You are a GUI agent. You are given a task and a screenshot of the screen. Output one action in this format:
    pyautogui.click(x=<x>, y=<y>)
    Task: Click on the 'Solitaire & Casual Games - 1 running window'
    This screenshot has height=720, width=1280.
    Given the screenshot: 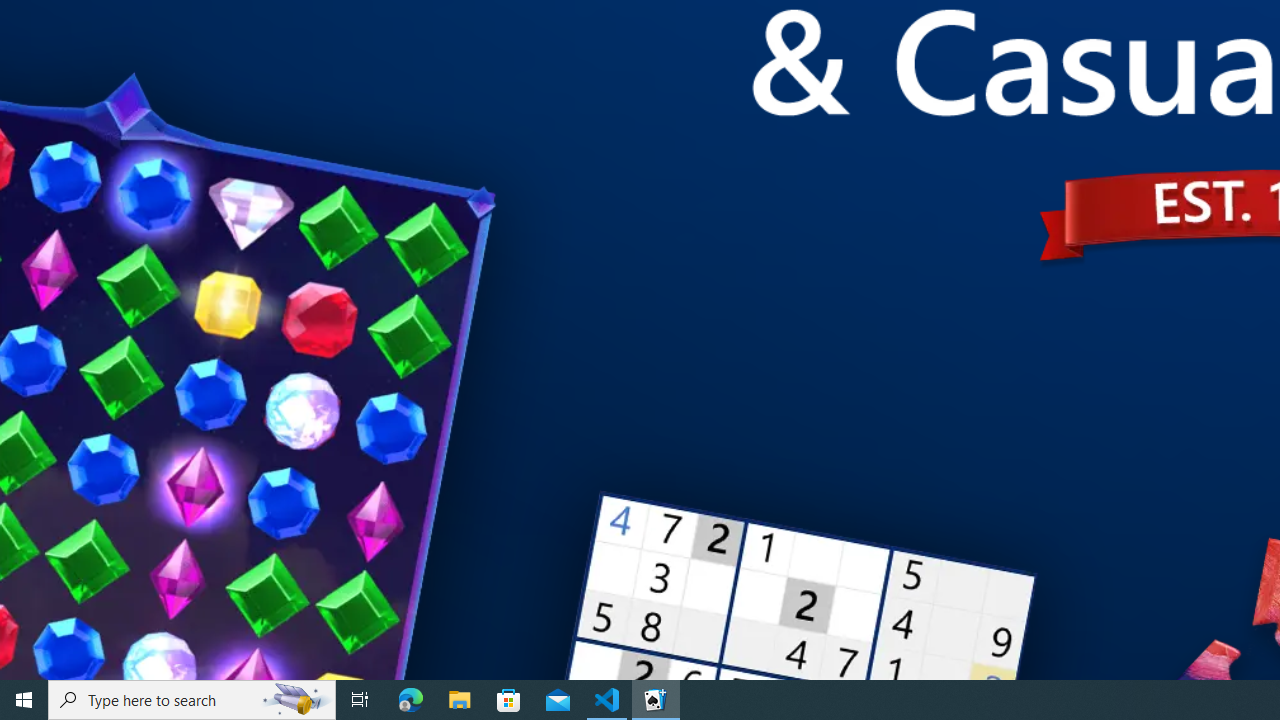 What is the action you would take?
    pyautogui.click(x=656, y=698)
    